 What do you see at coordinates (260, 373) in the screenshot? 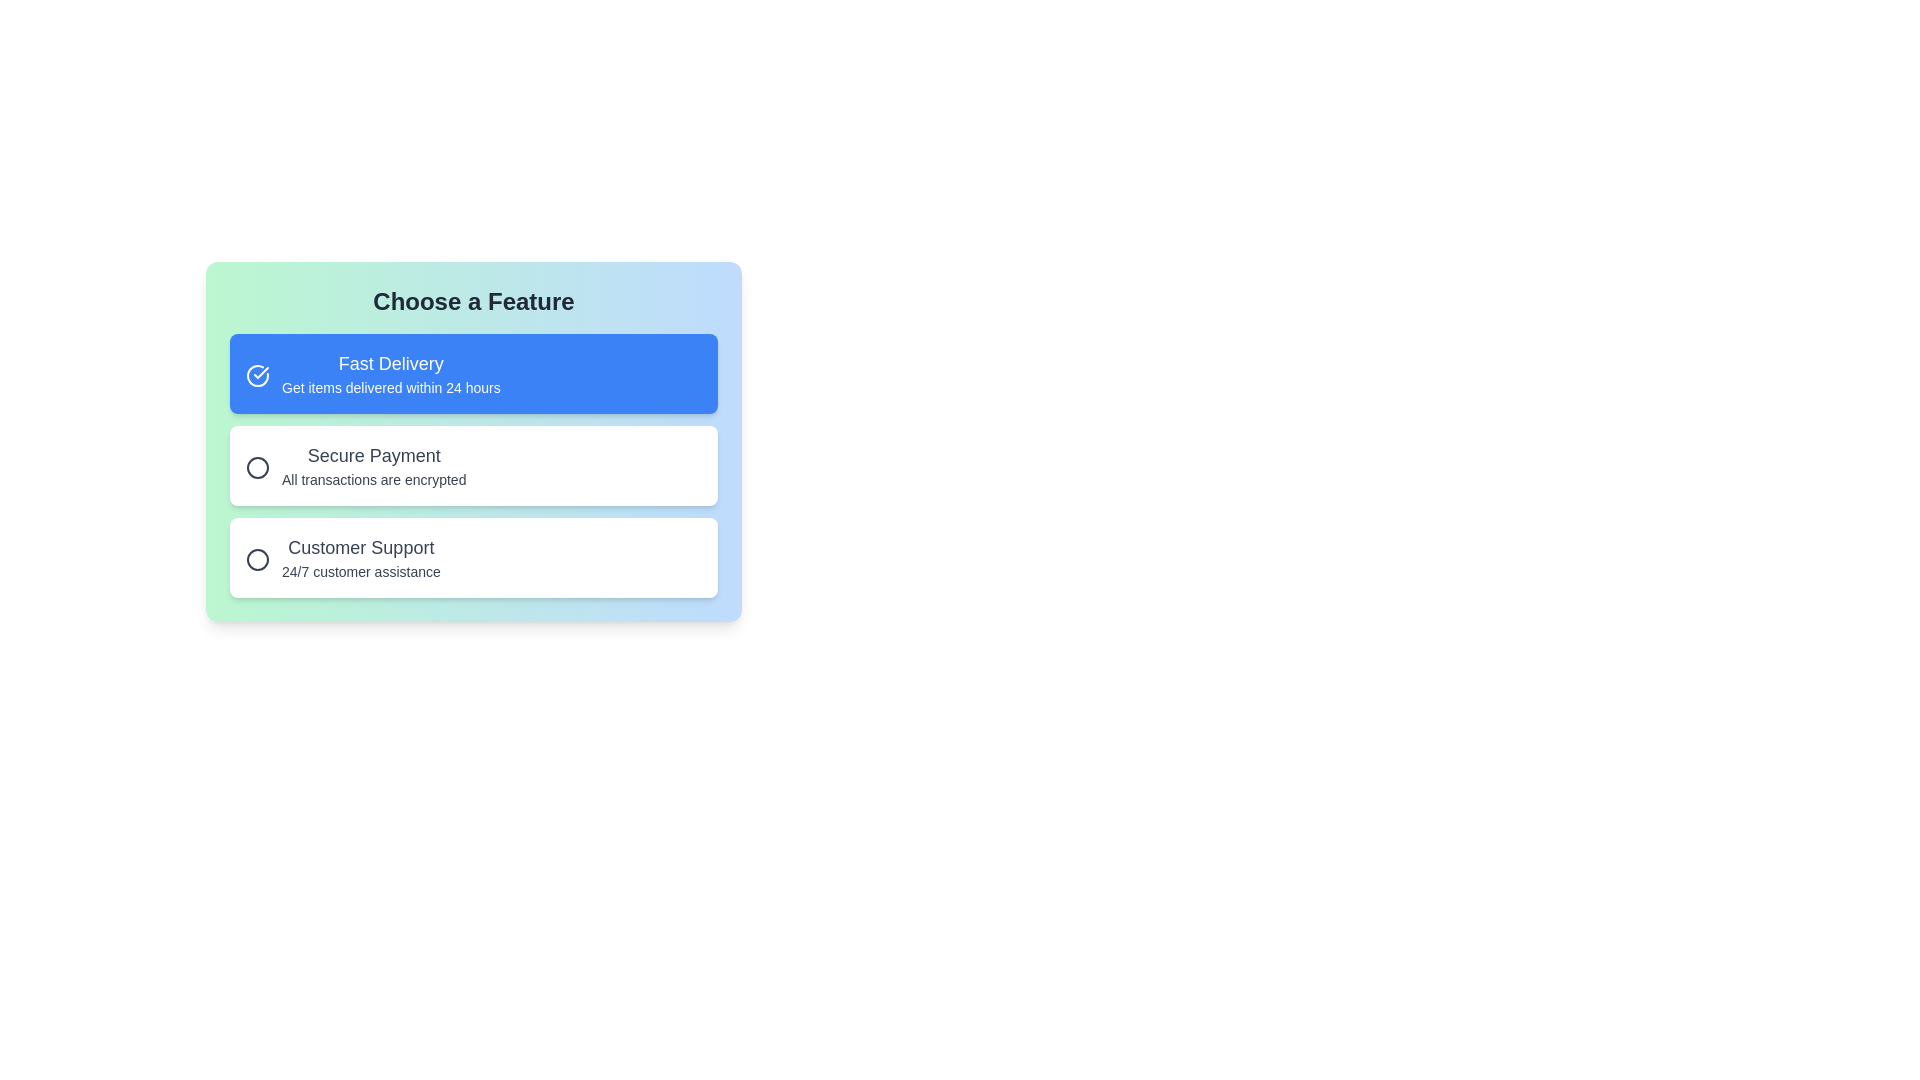
I see `the state of the SVG Check Mark Icon, which visually confirms the selection of the associated option in the card next to 'Fast Delivery'` at bounding box center [260, 373].